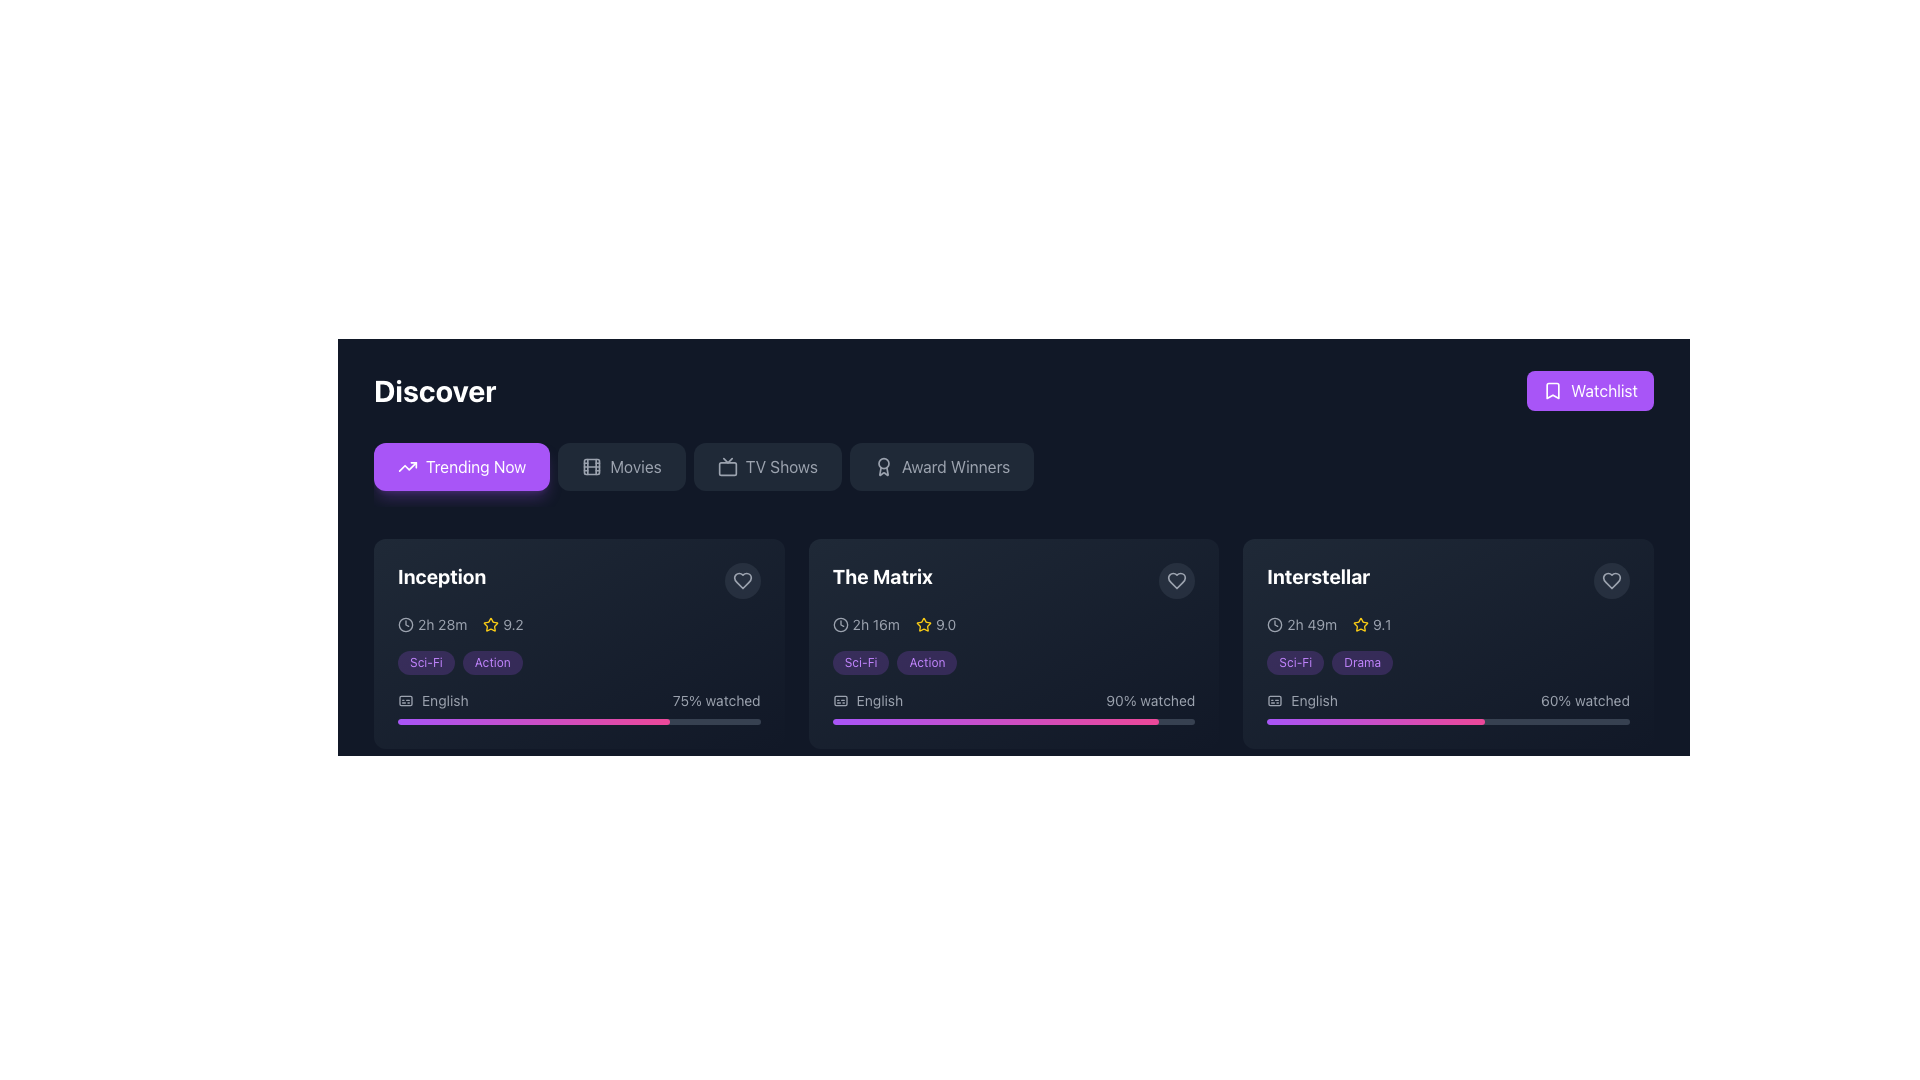  Describe the element at coordinates (475, 466) in the screenshot. I see `the 'Trending Now' text label within the first button in the horizontal row of category buttons at the top of the interface` at that location.